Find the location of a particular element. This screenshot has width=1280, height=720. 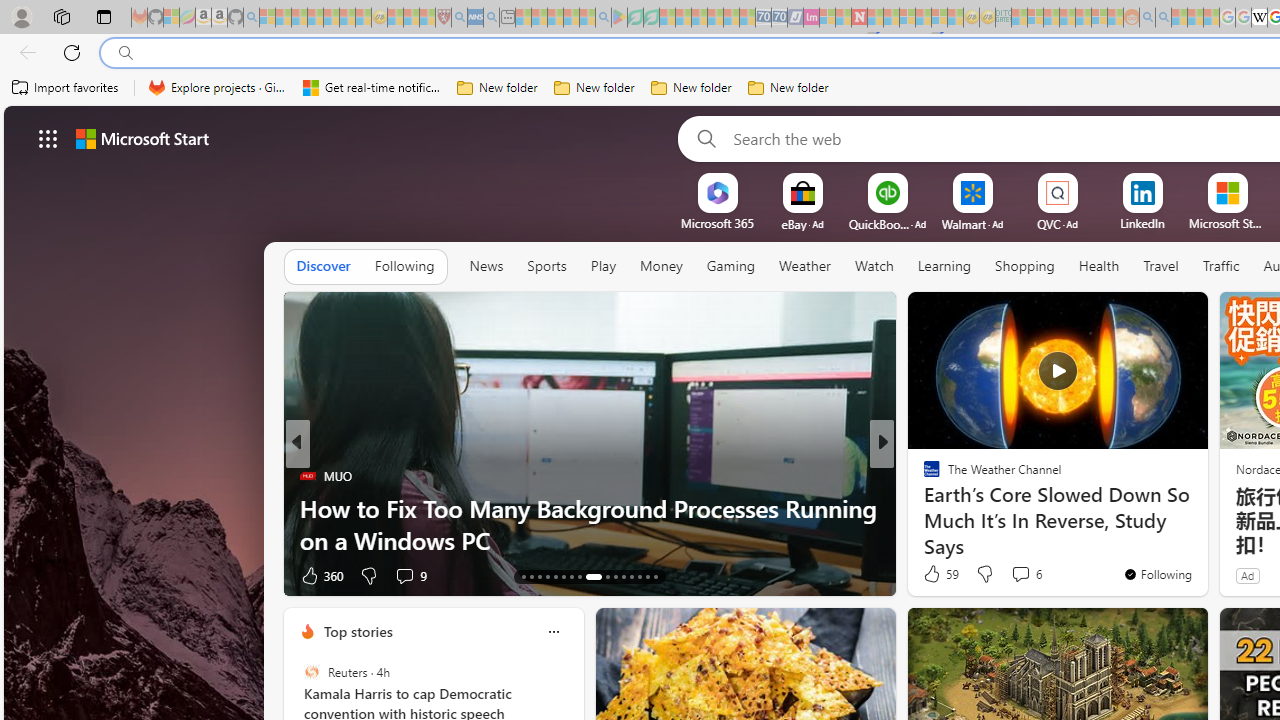

'AutomationID: tab-15' is located at coordinates (539, 577).